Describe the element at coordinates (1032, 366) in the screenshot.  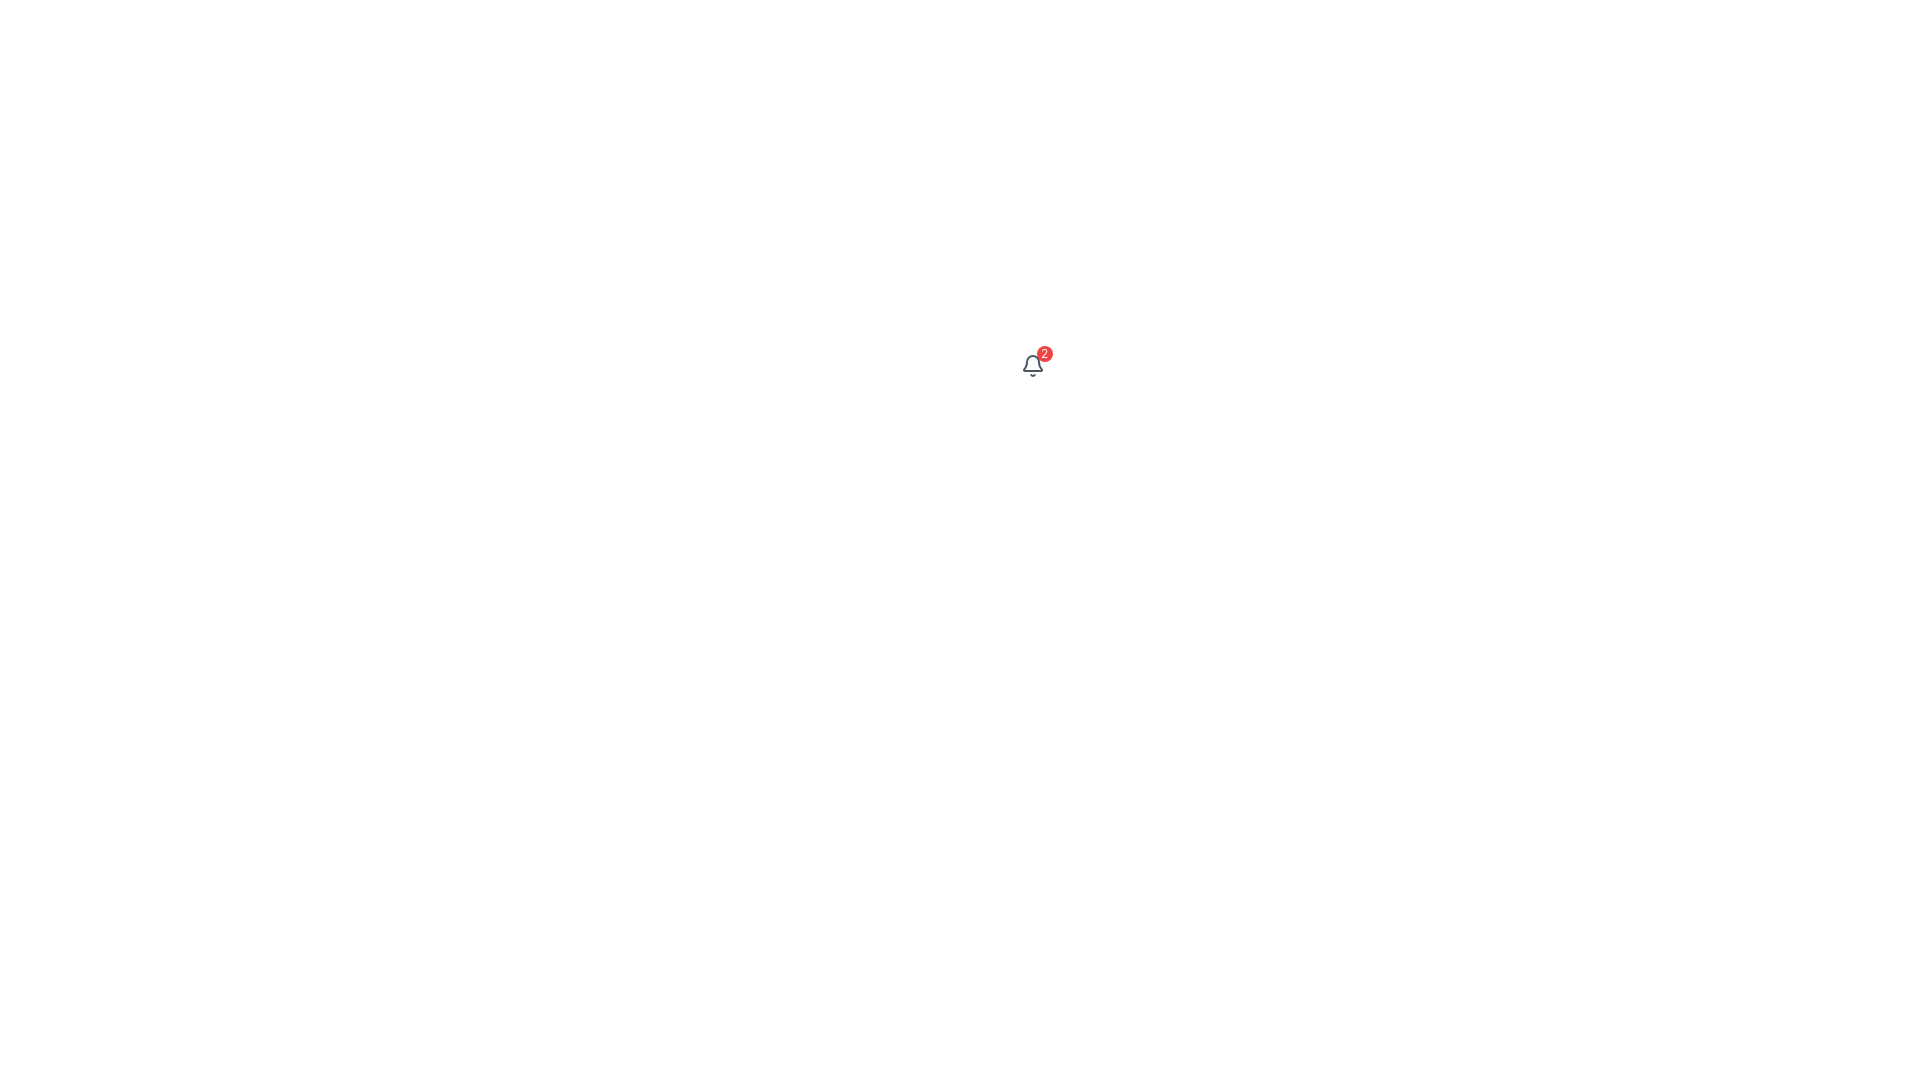
I see `the notification bell icon` at that location.